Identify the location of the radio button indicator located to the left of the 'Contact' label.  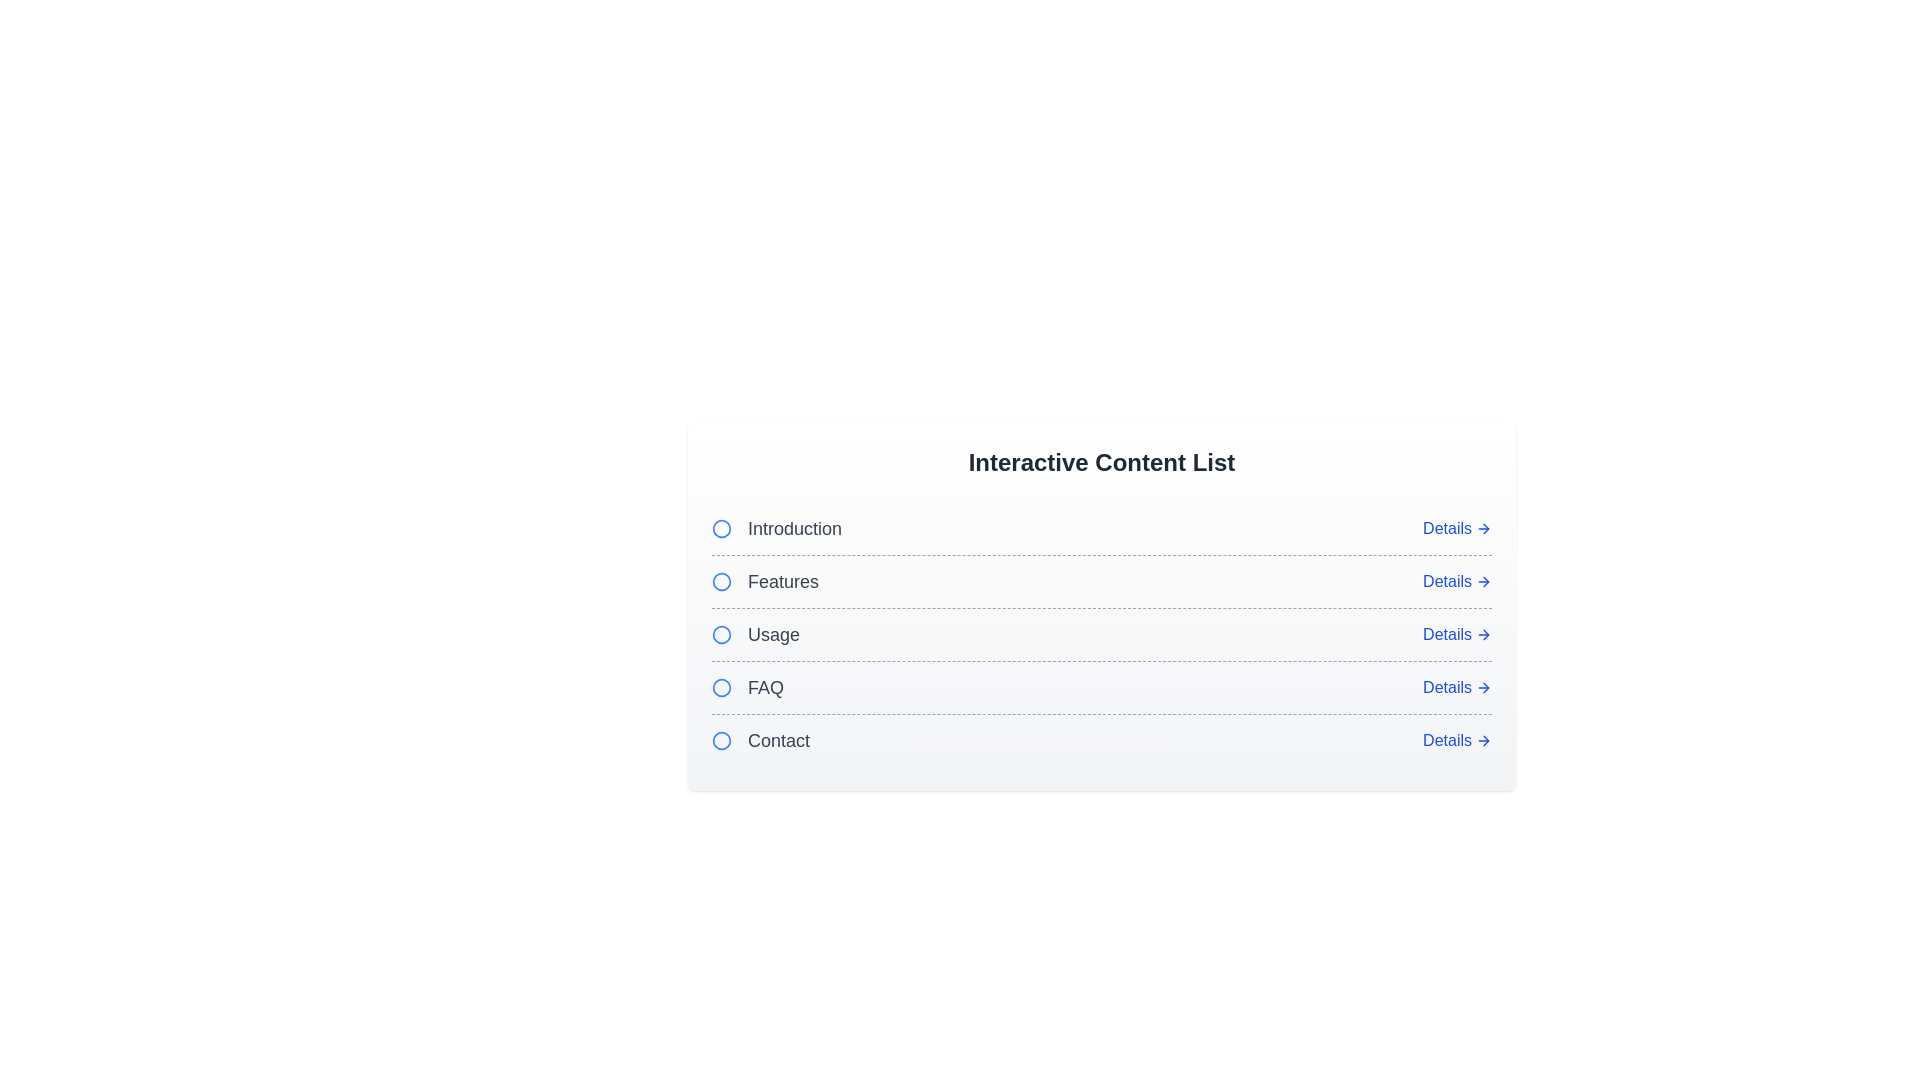
(720, 740).